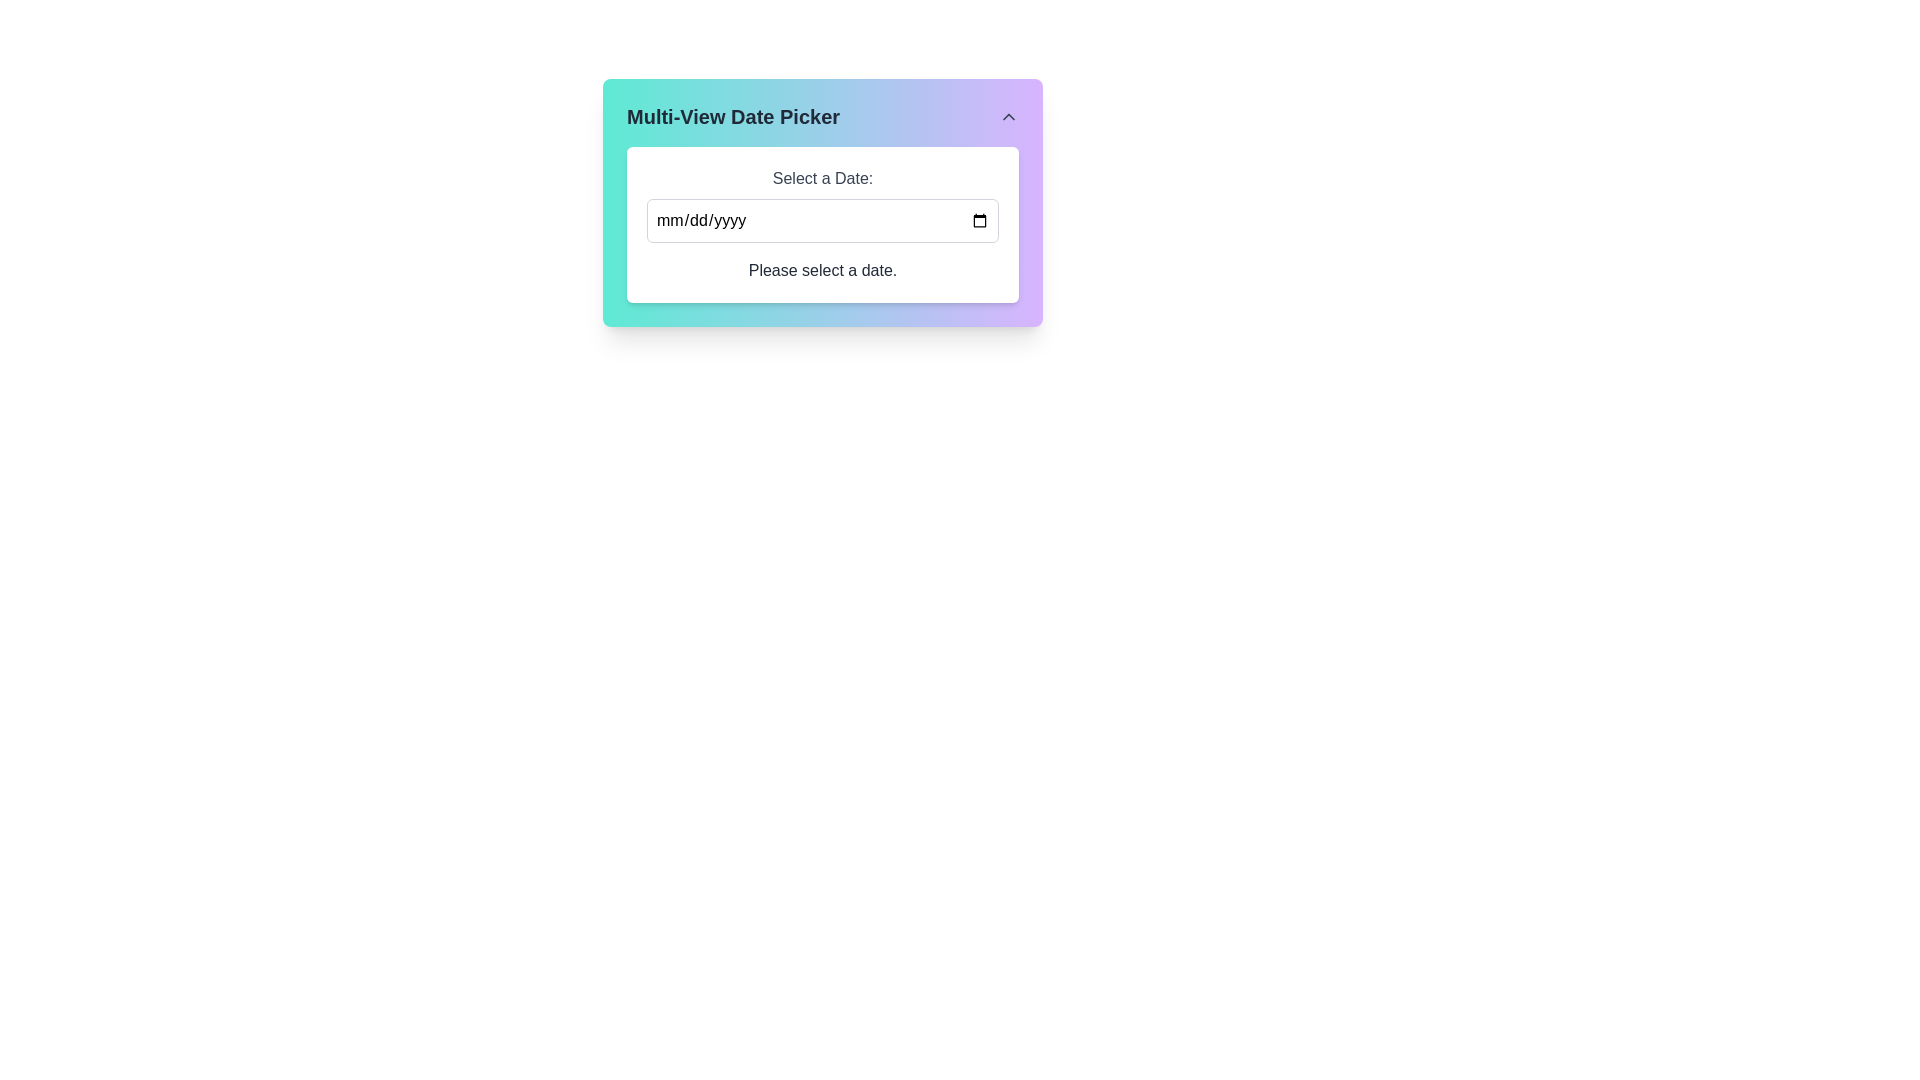  Describe the element at coordinates (1008, 116) in the screenshot. I see `the upward navigation button located to the right of the 'Multi-View Date Picker' text` at that location.